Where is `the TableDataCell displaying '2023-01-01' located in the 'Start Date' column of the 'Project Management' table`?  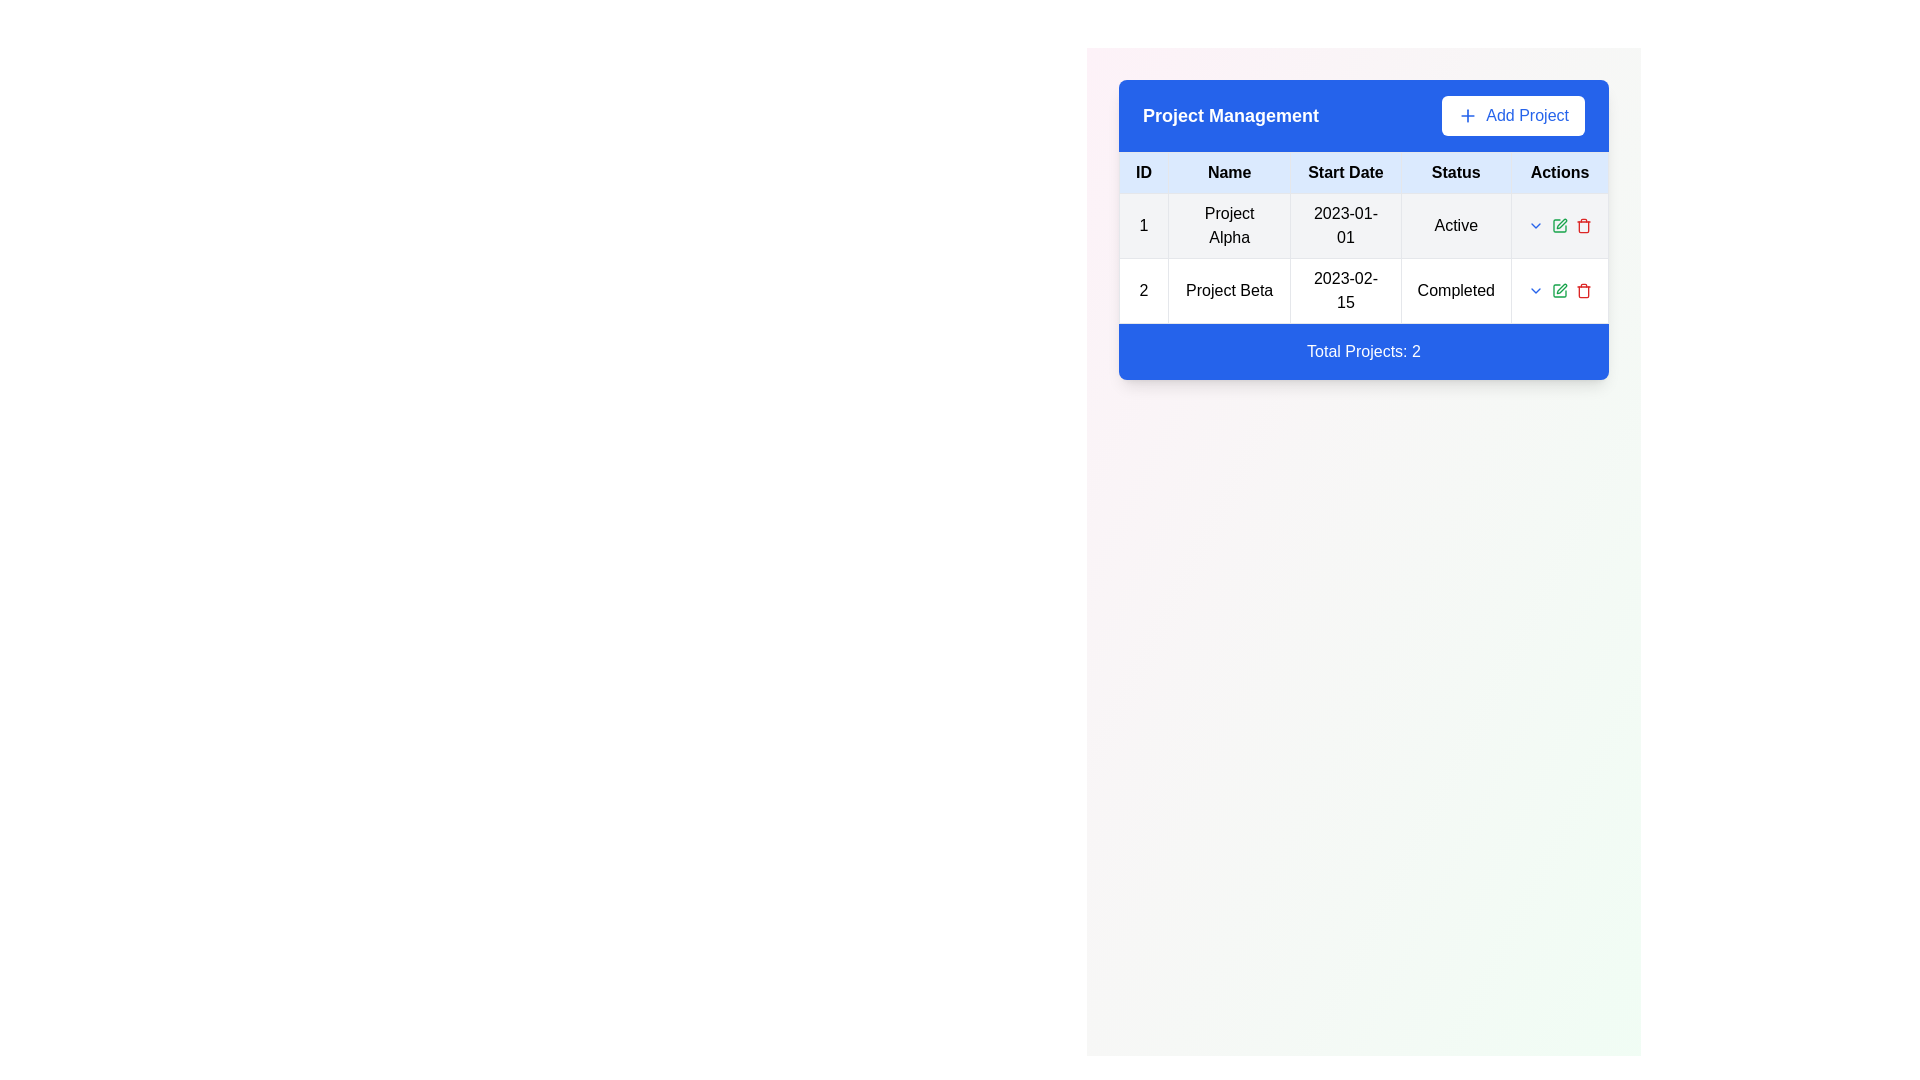 the TableDataCell displaying '2023-01-01' located in the 'Start Date' column of the 'Project Management' table is located at coordinates (1345, 225).